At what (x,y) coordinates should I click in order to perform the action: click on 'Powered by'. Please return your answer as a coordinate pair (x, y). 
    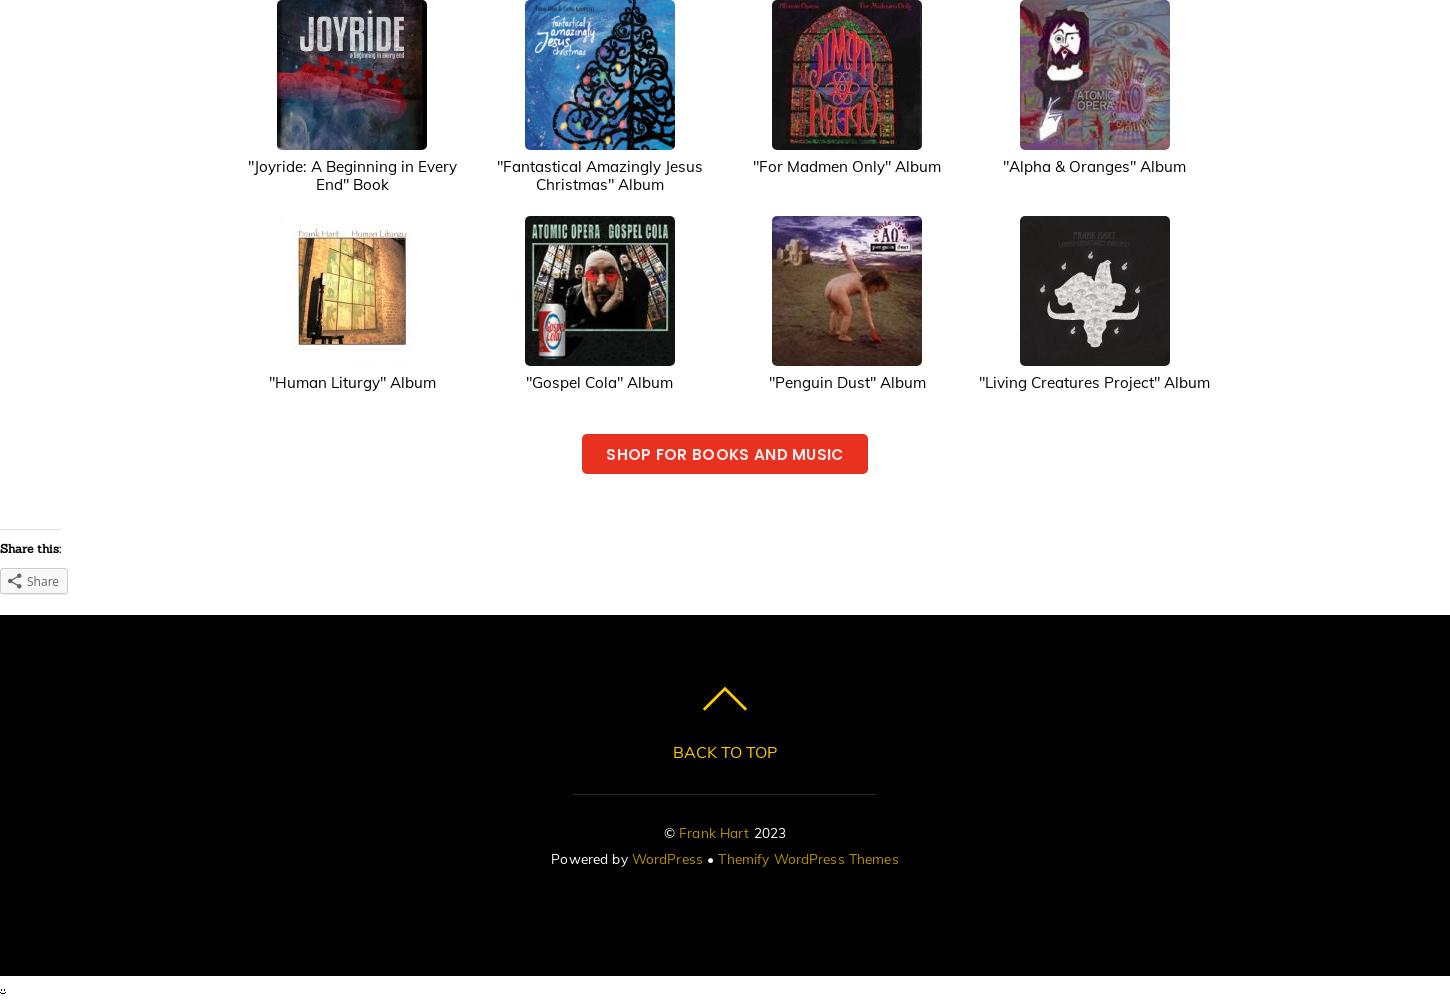
    Looking at the image, I should click on (591, 857).